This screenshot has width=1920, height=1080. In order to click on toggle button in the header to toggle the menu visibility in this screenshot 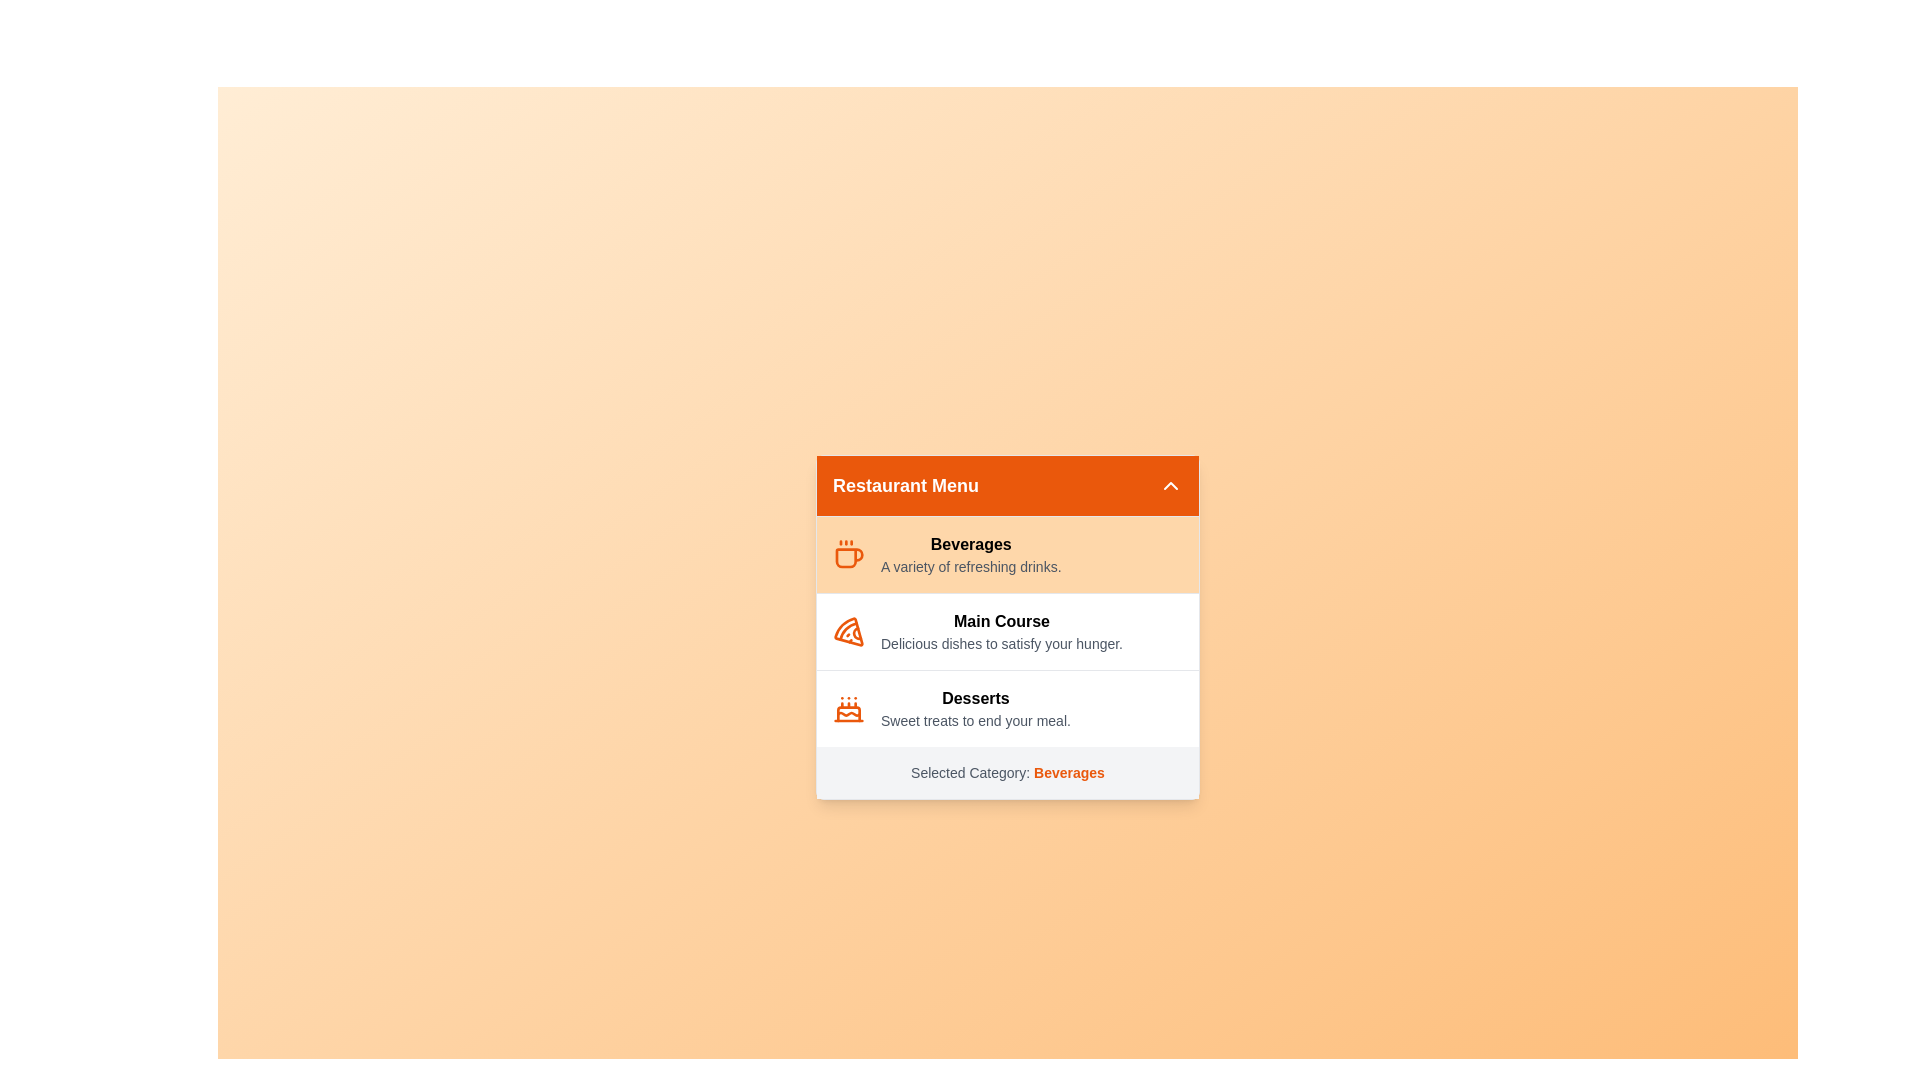, I will do `click(1171, 485)`.